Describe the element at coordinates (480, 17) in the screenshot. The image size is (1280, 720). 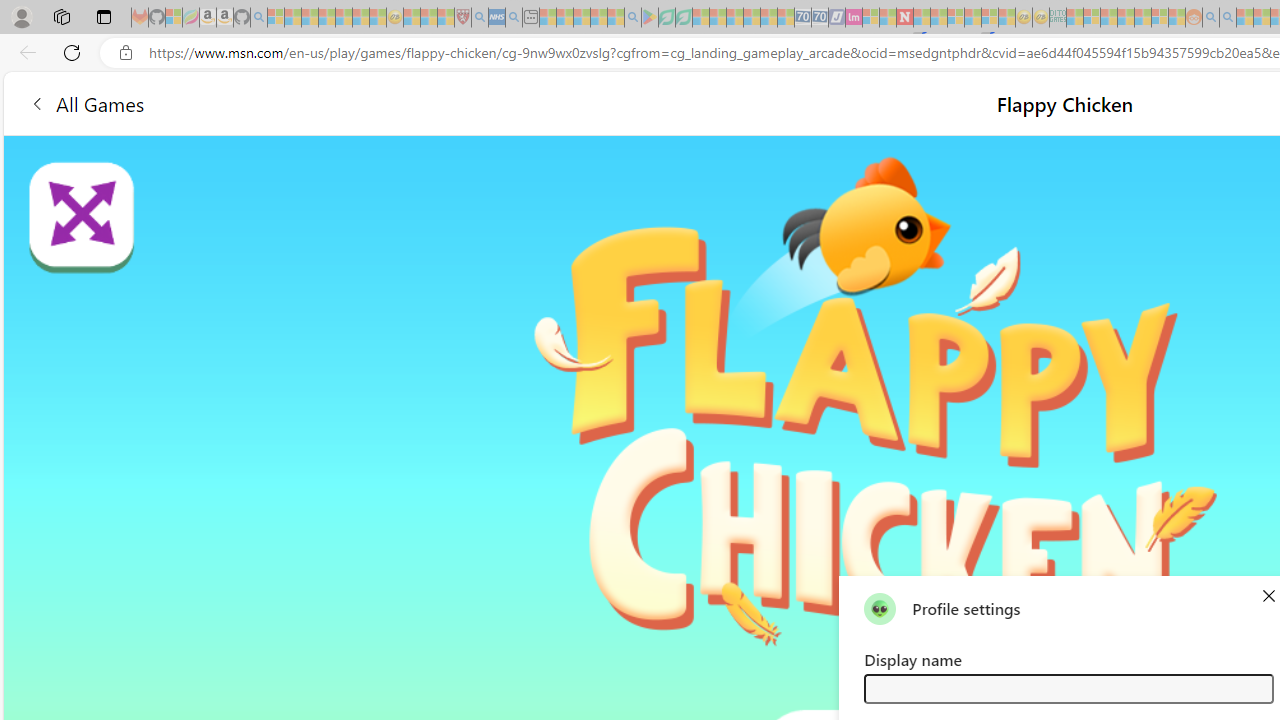
I see `'list of asthma inhalers uk - Search - Sleeping'` at that location.